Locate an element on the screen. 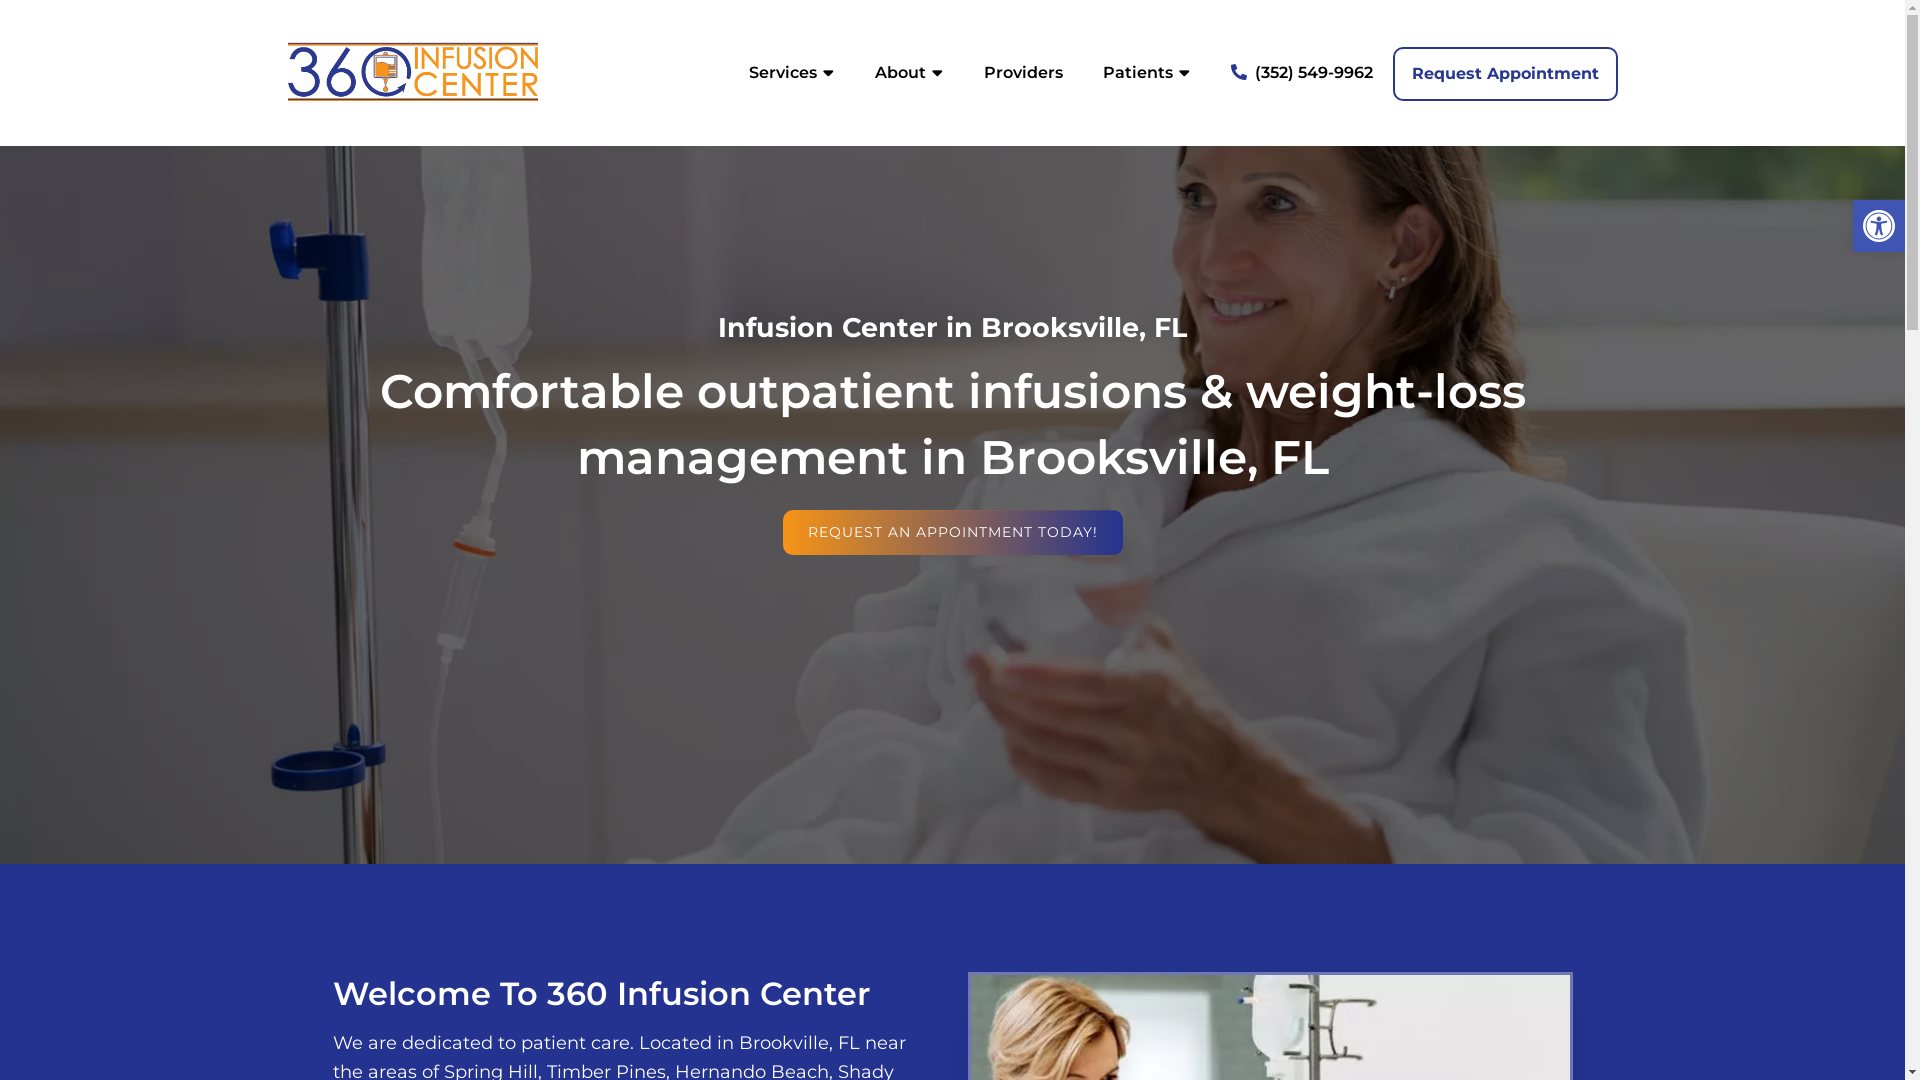 Image resolution: width=1920 pixels, height=1080 pixels. 'Request Appointment' is located at coordinates (1391, 72).